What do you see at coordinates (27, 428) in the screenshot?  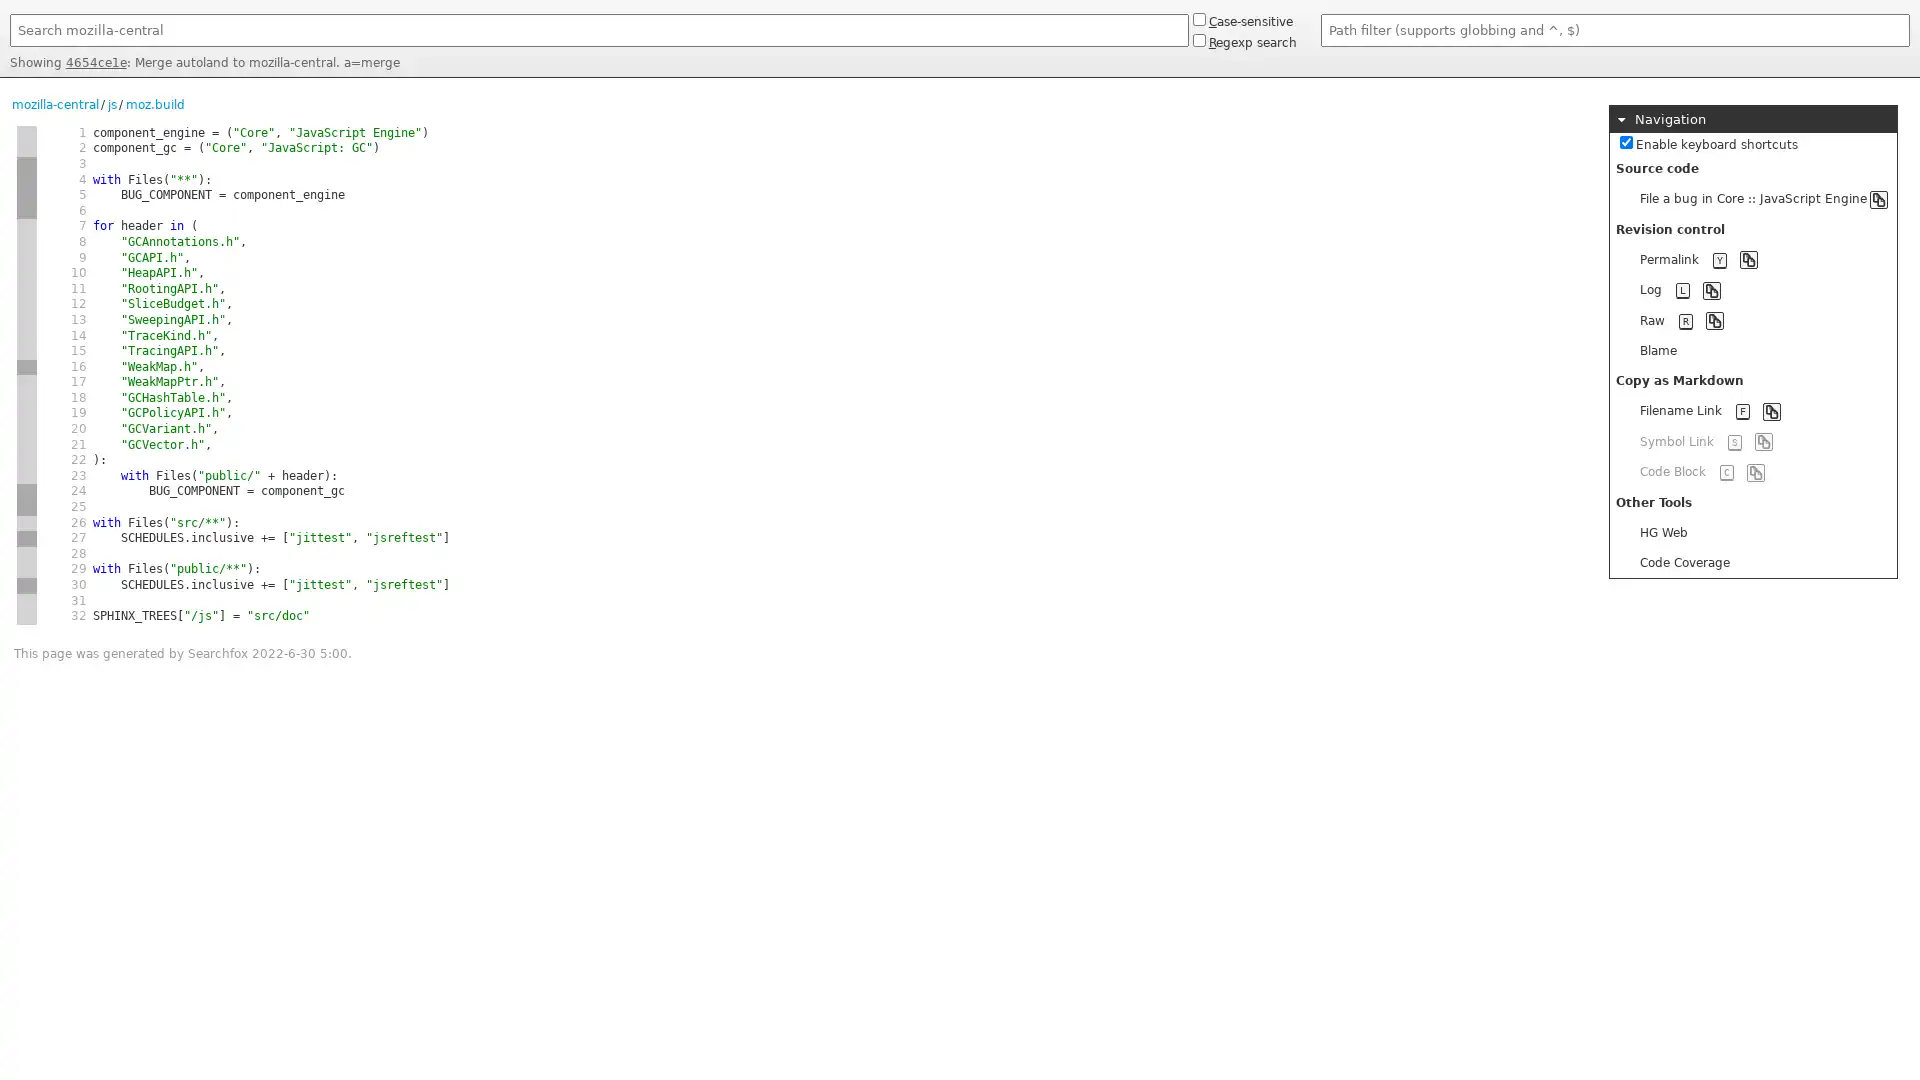 I see `same hash 1` at bounding box center [27, 428].